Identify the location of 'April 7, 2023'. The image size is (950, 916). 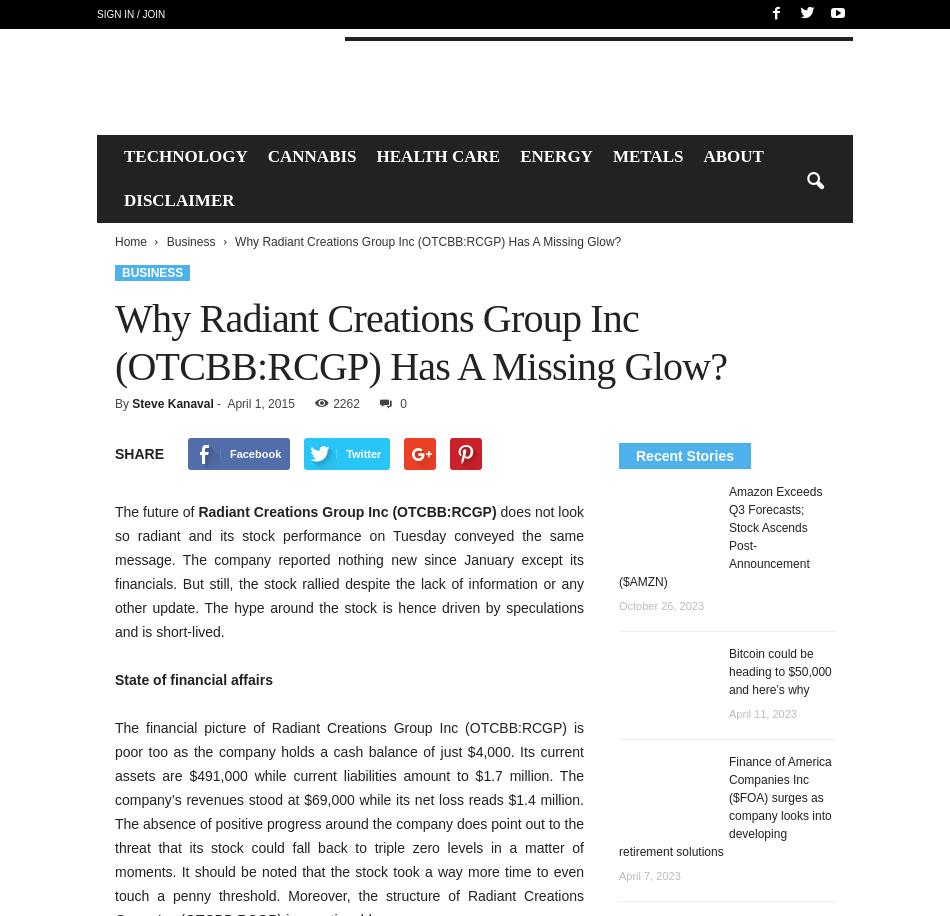
(649, 874).